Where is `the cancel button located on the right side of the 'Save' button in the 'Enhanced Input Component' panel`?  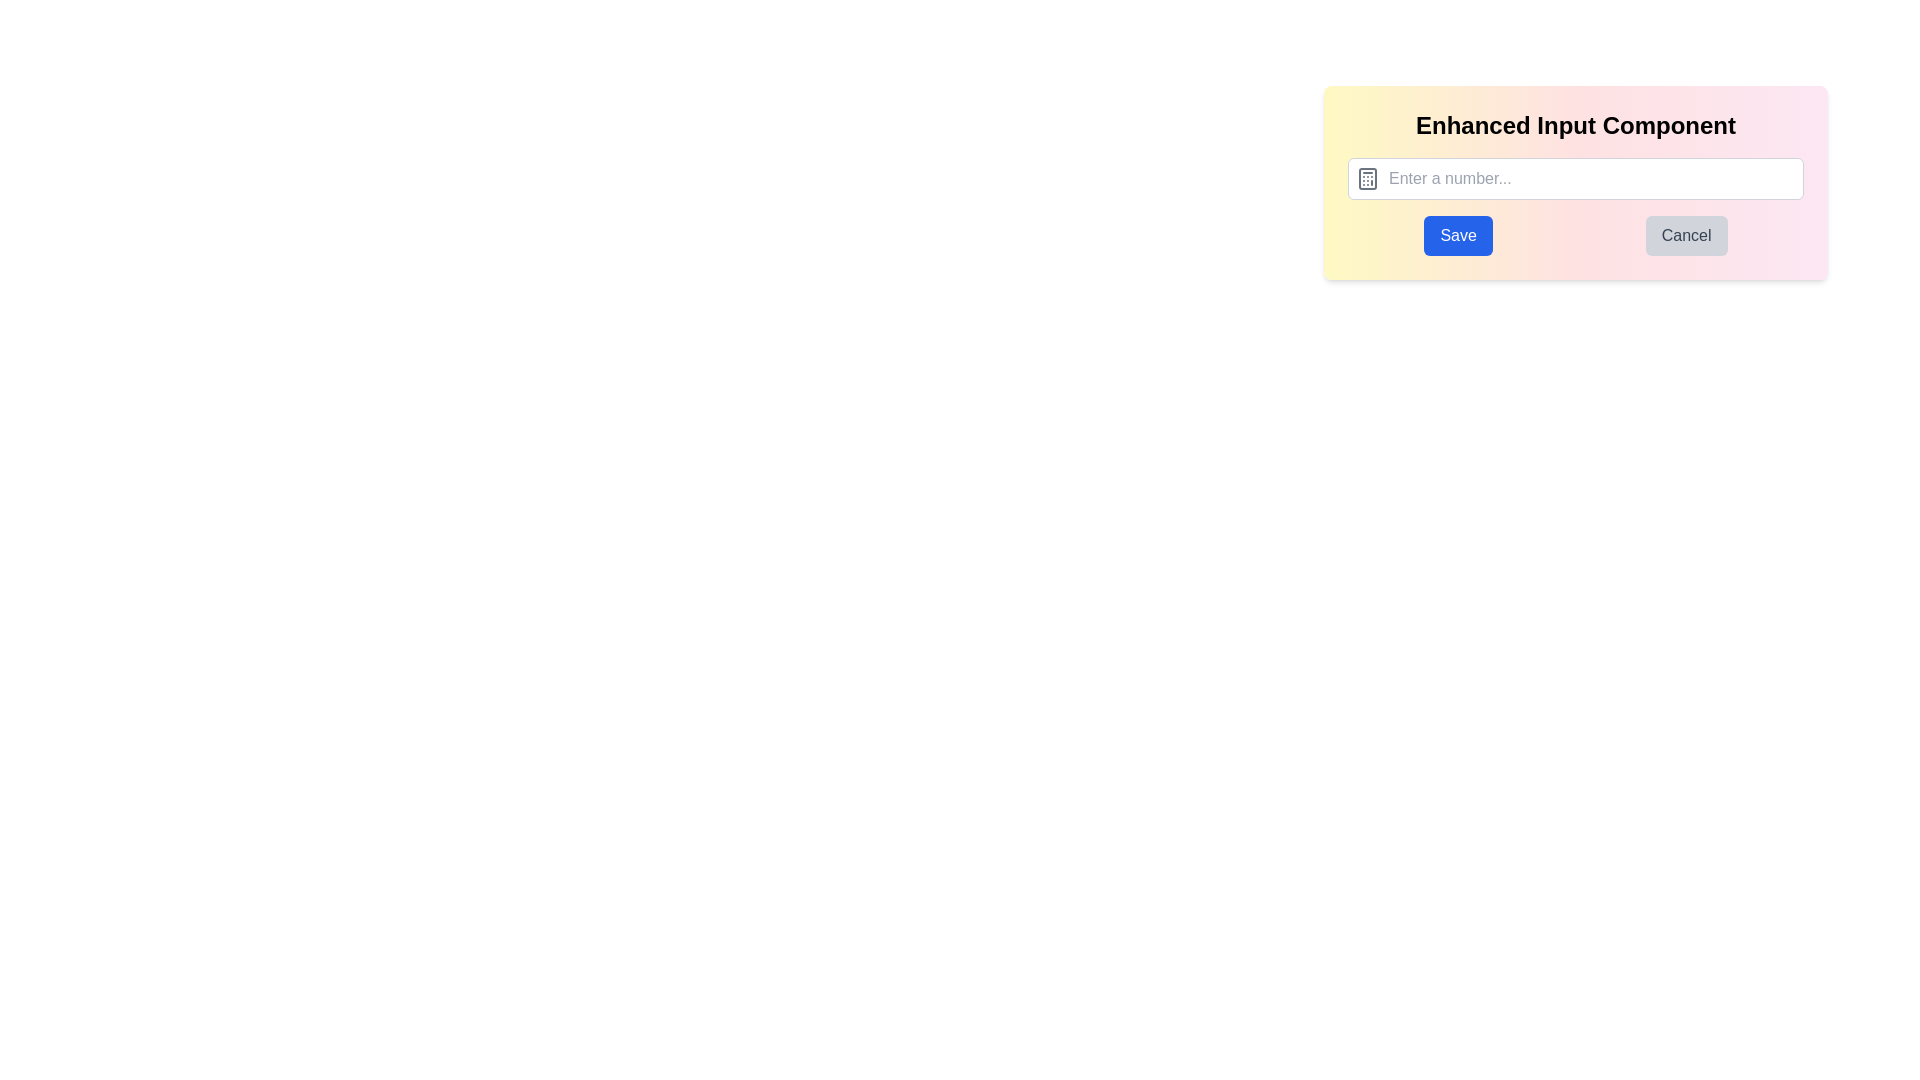 the cancel button located on the right side of the 'Save' button in the 'Enhanced Input Component' panel is located at coordinates (1685, 234).